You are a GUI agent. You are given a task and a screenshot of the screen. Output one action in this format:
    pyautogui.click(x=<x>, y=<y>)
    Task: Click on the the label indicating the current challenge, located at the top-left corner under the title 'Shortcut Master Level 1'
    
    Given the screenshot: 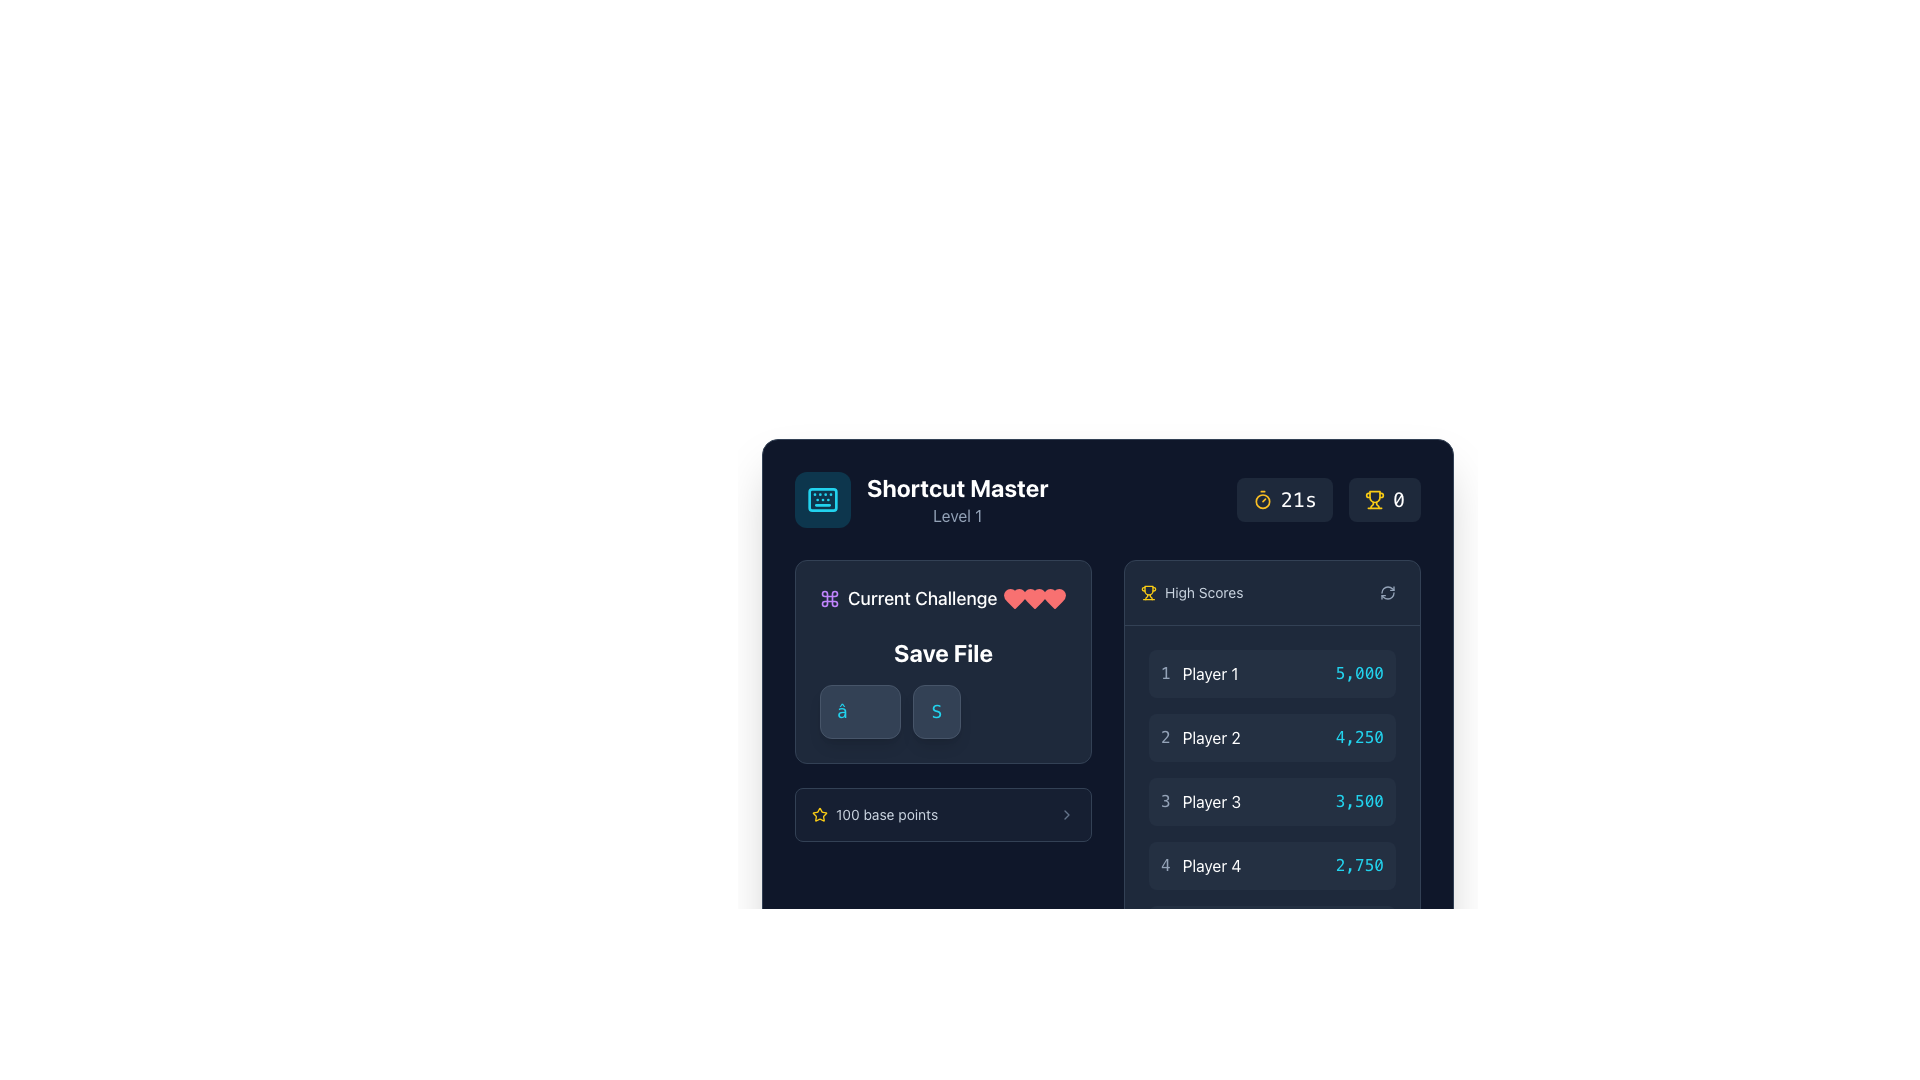 What is the action you would take?
    pyautogui.click(x=907, y=597)
    